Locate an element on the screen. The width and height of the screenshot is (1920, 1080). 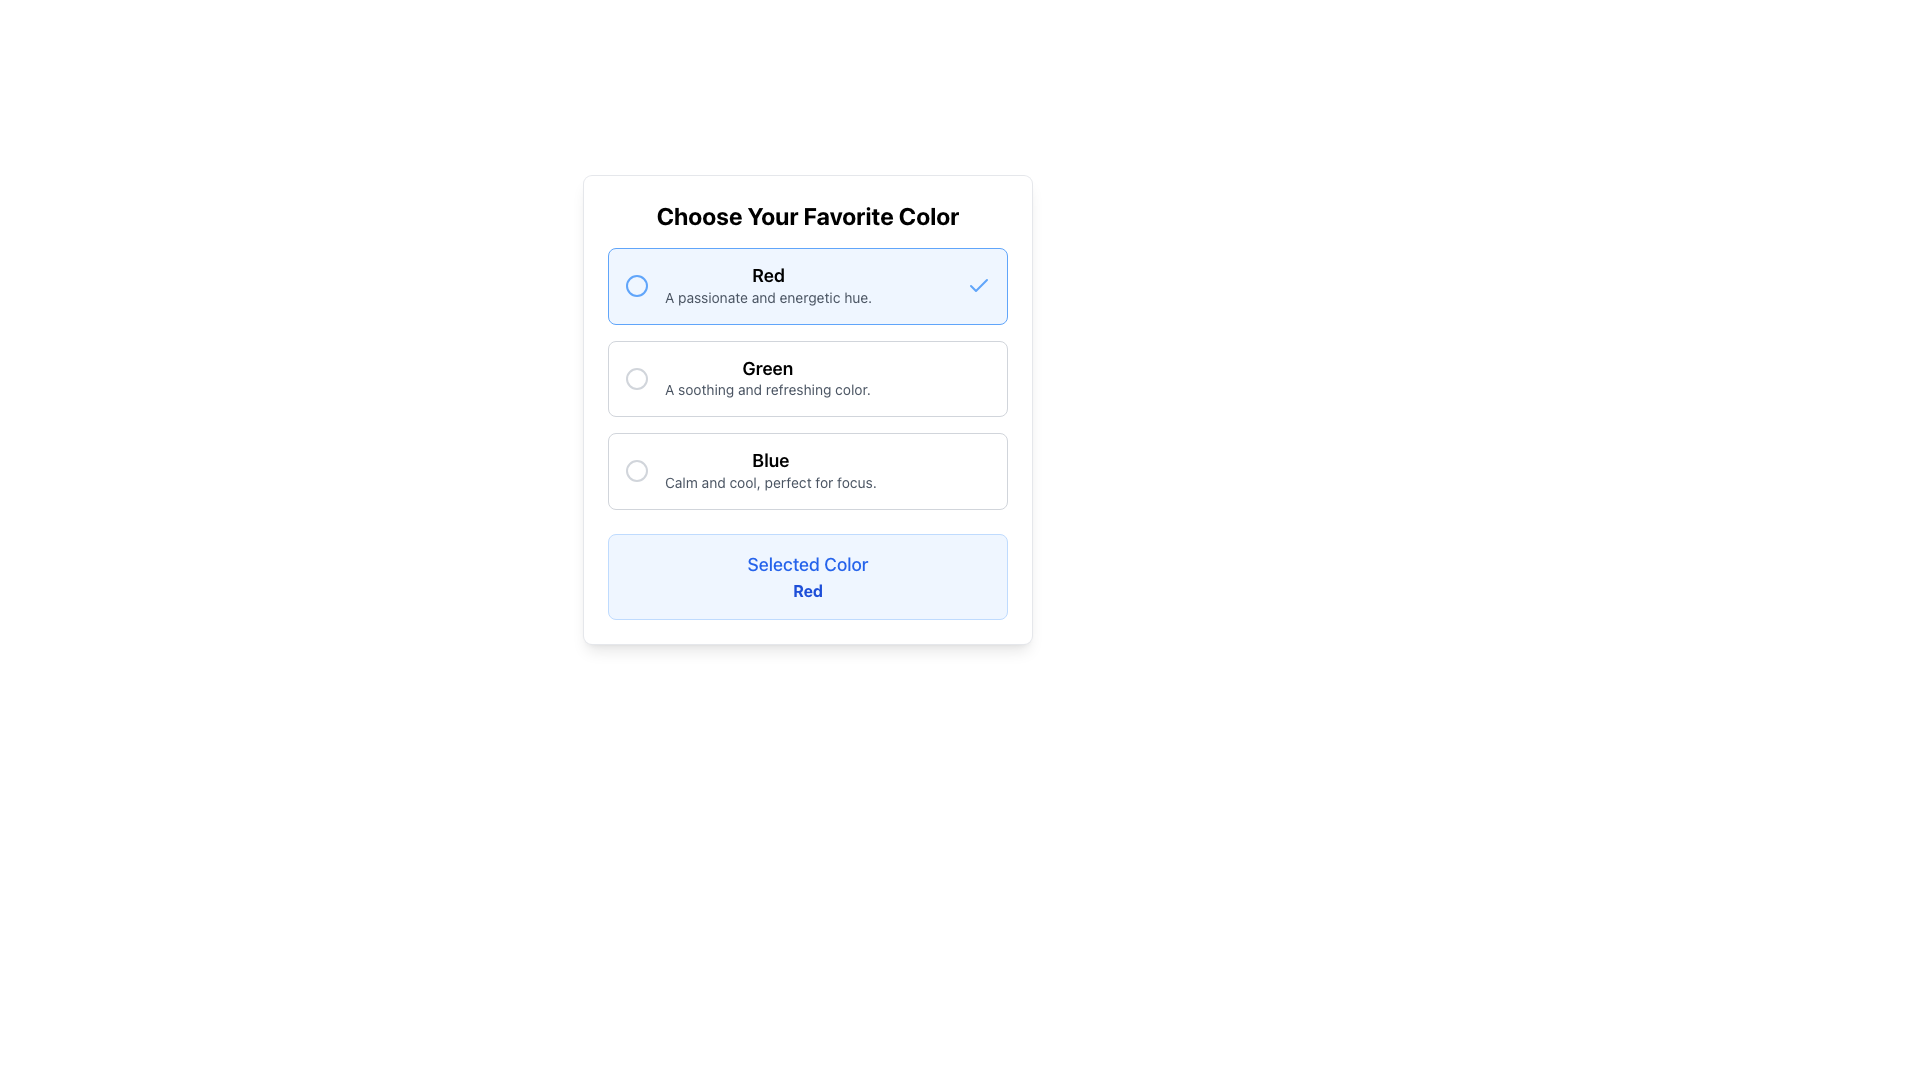
the text label 'Selected Color' which is styled with a medium-sized blue font and is part of a light blue background box with rounded corners is located at coordinates (807, 564).